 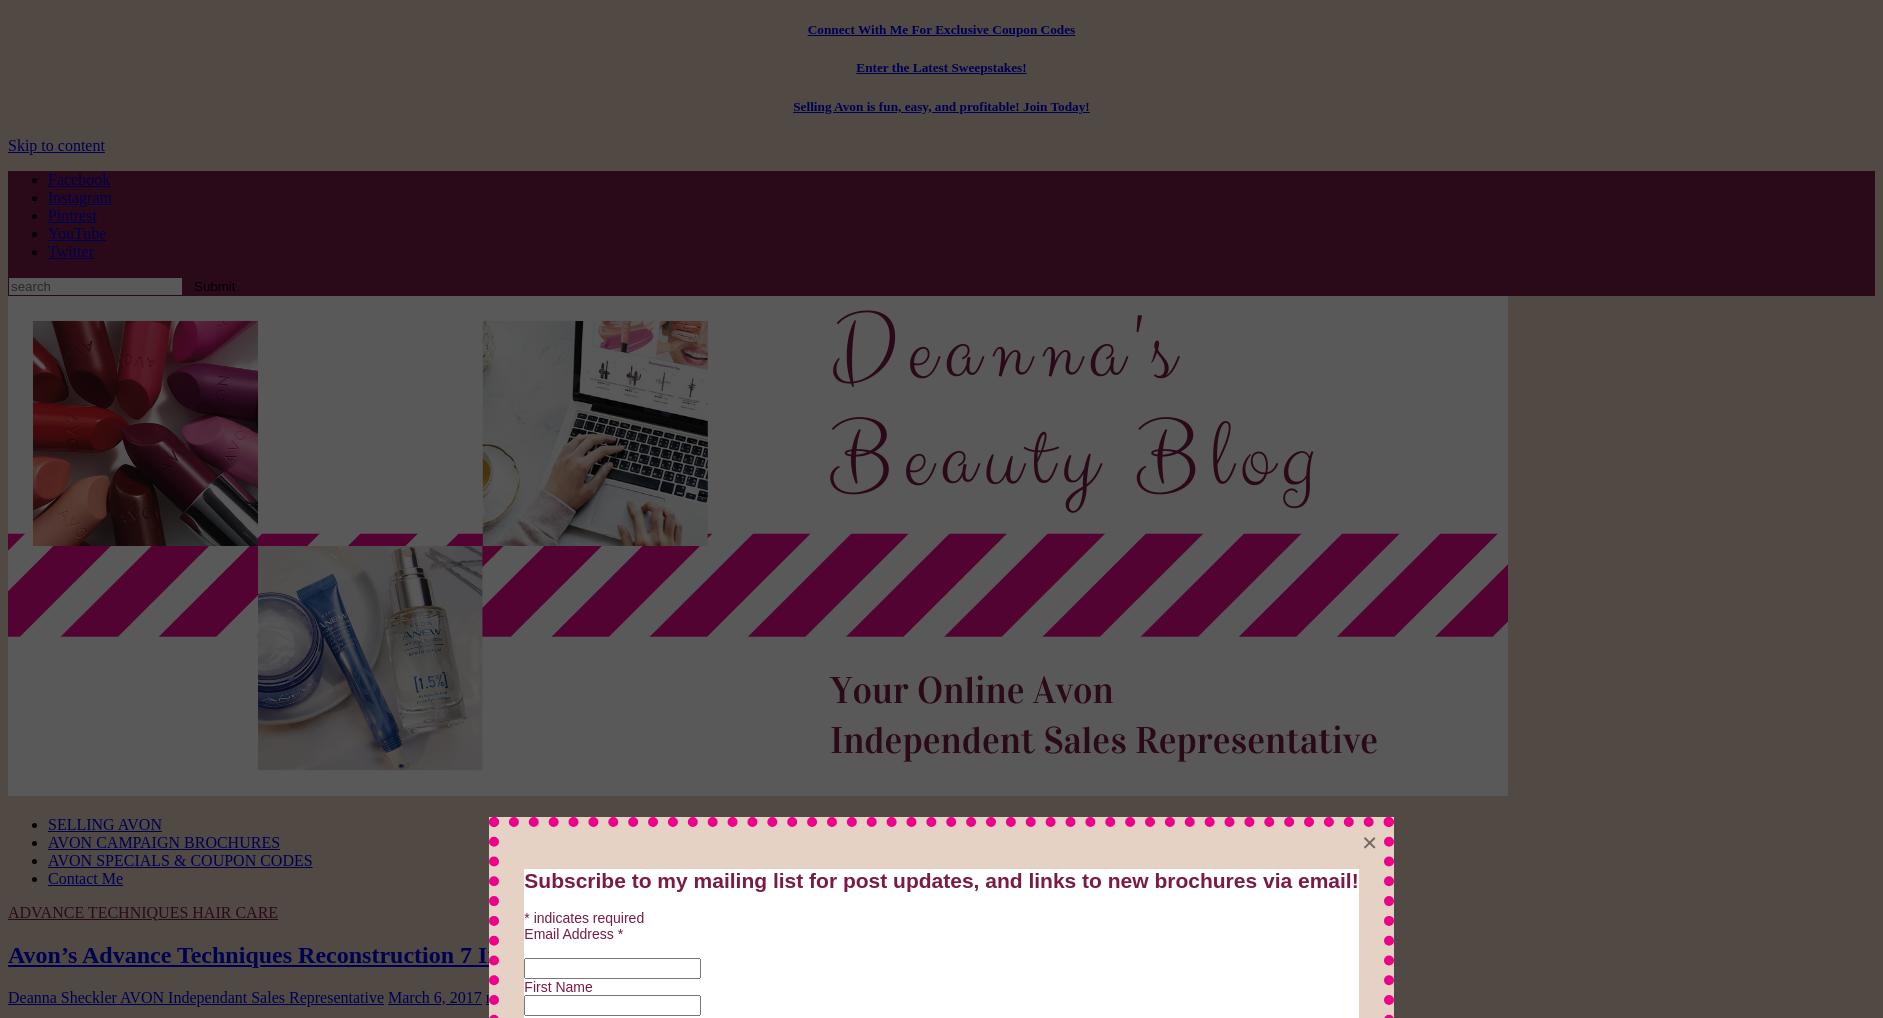 What do you see at coordinates (892, 1007) in the screenshot?
I see `'error:'` at bounding box center [892, 1007].